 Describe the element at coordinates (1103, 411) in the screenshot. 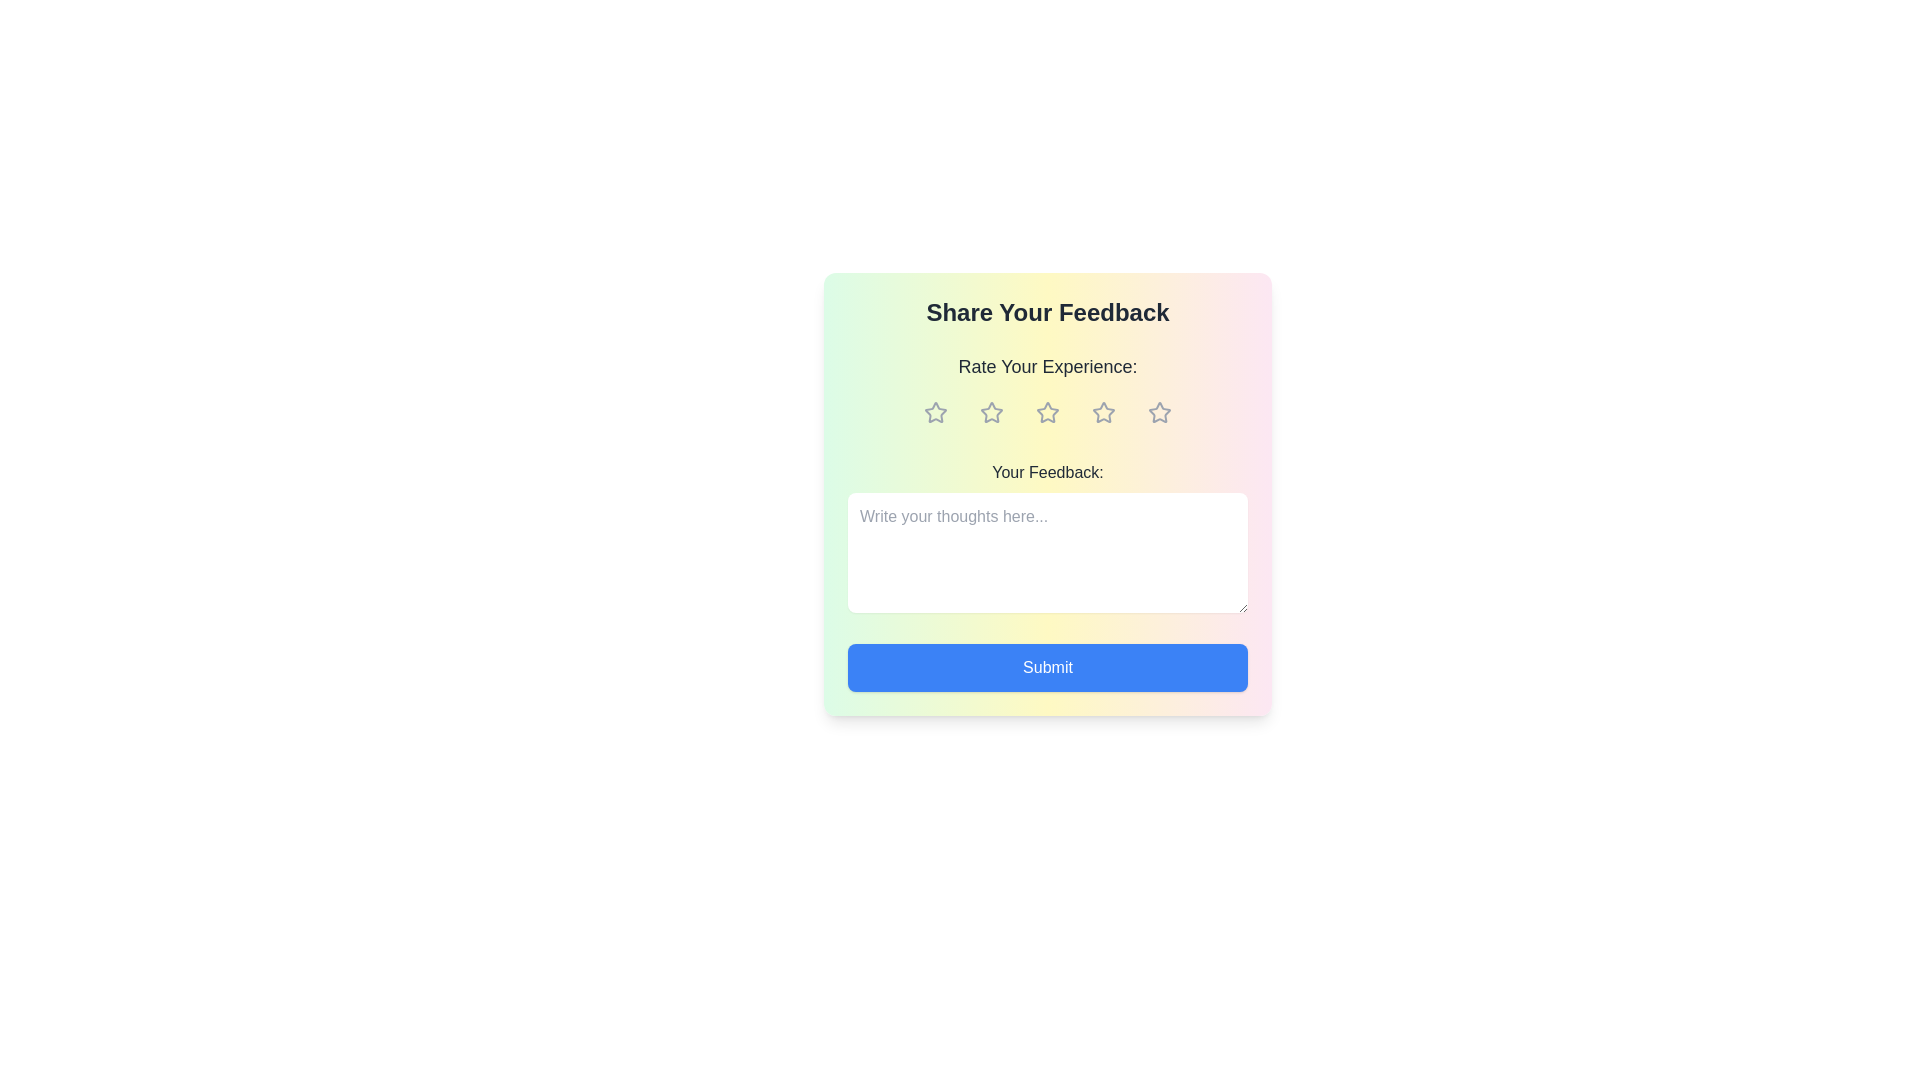

I see `the fourth star` at that location.